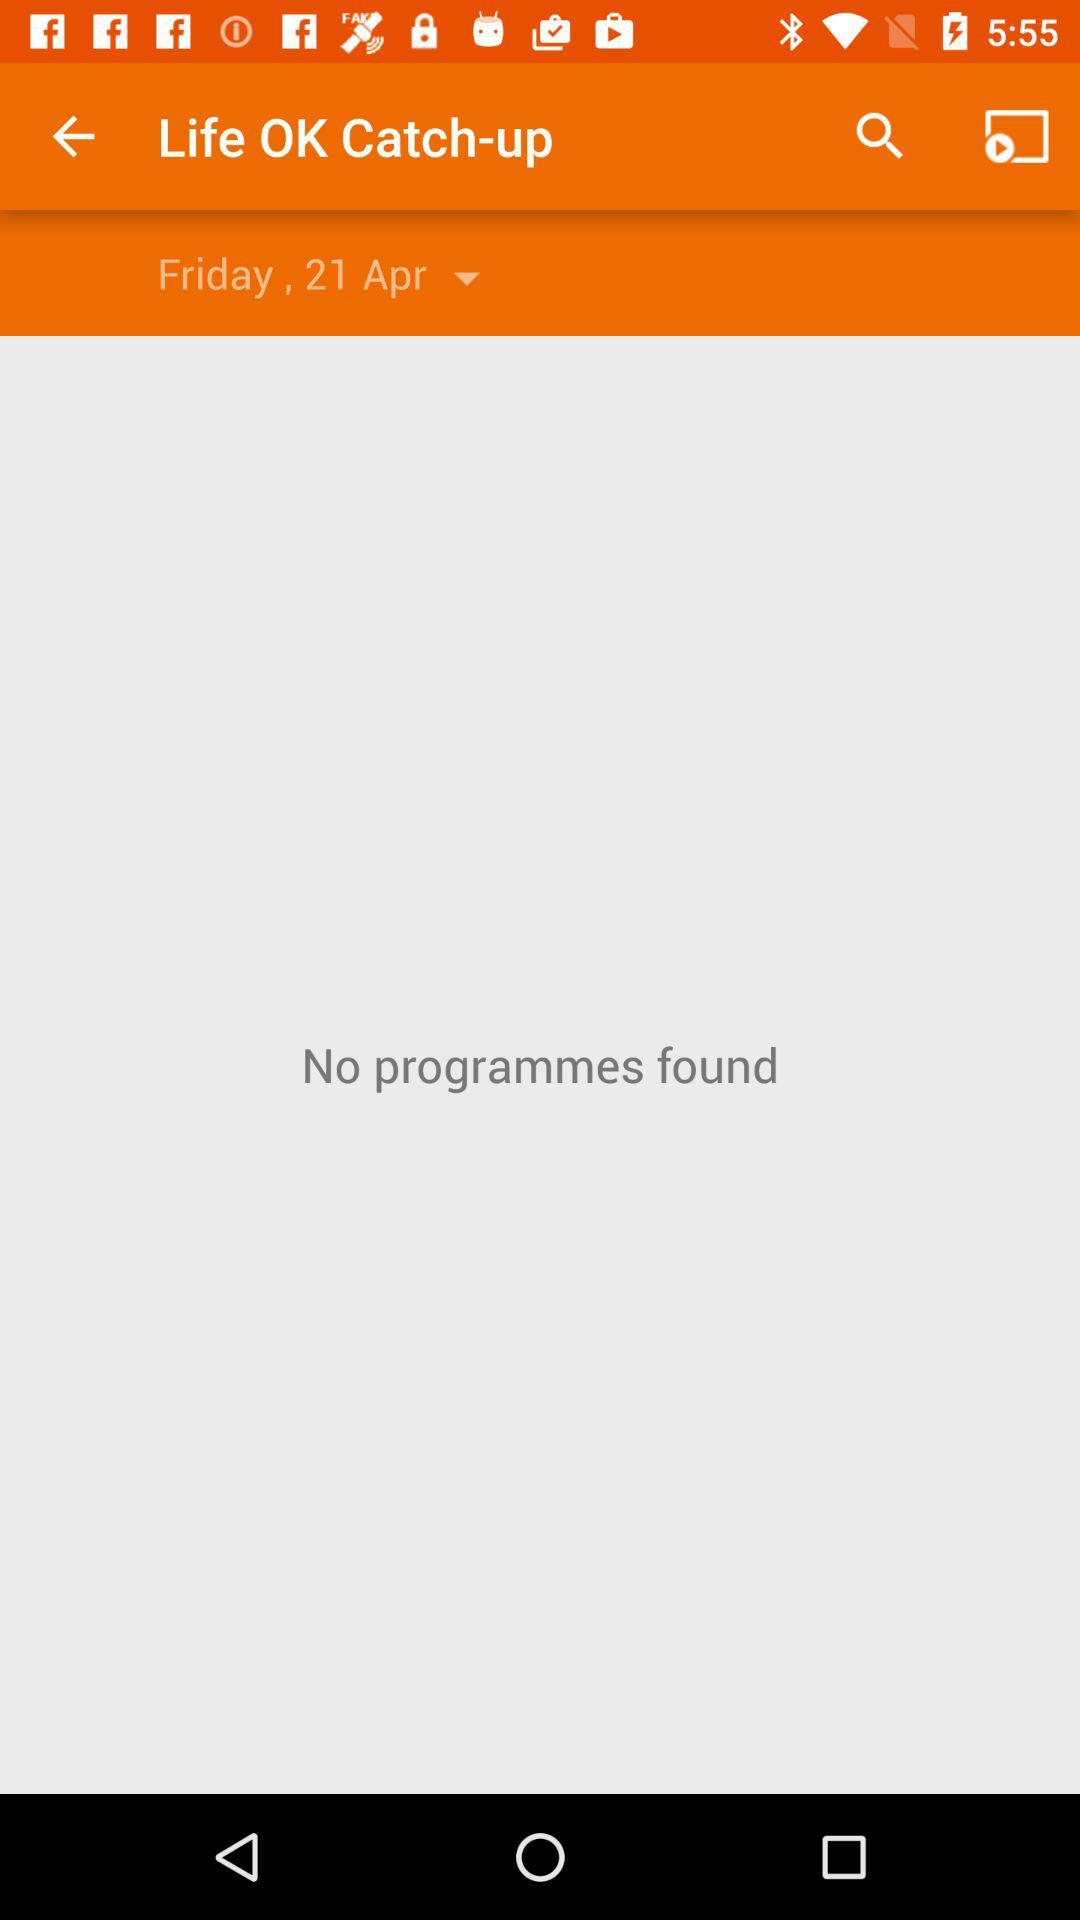 The image size is (1080, 1920). Describe the element at coordinates (72, 135) in the screenshot. I see `app to the left of the life ok catch` at that location.